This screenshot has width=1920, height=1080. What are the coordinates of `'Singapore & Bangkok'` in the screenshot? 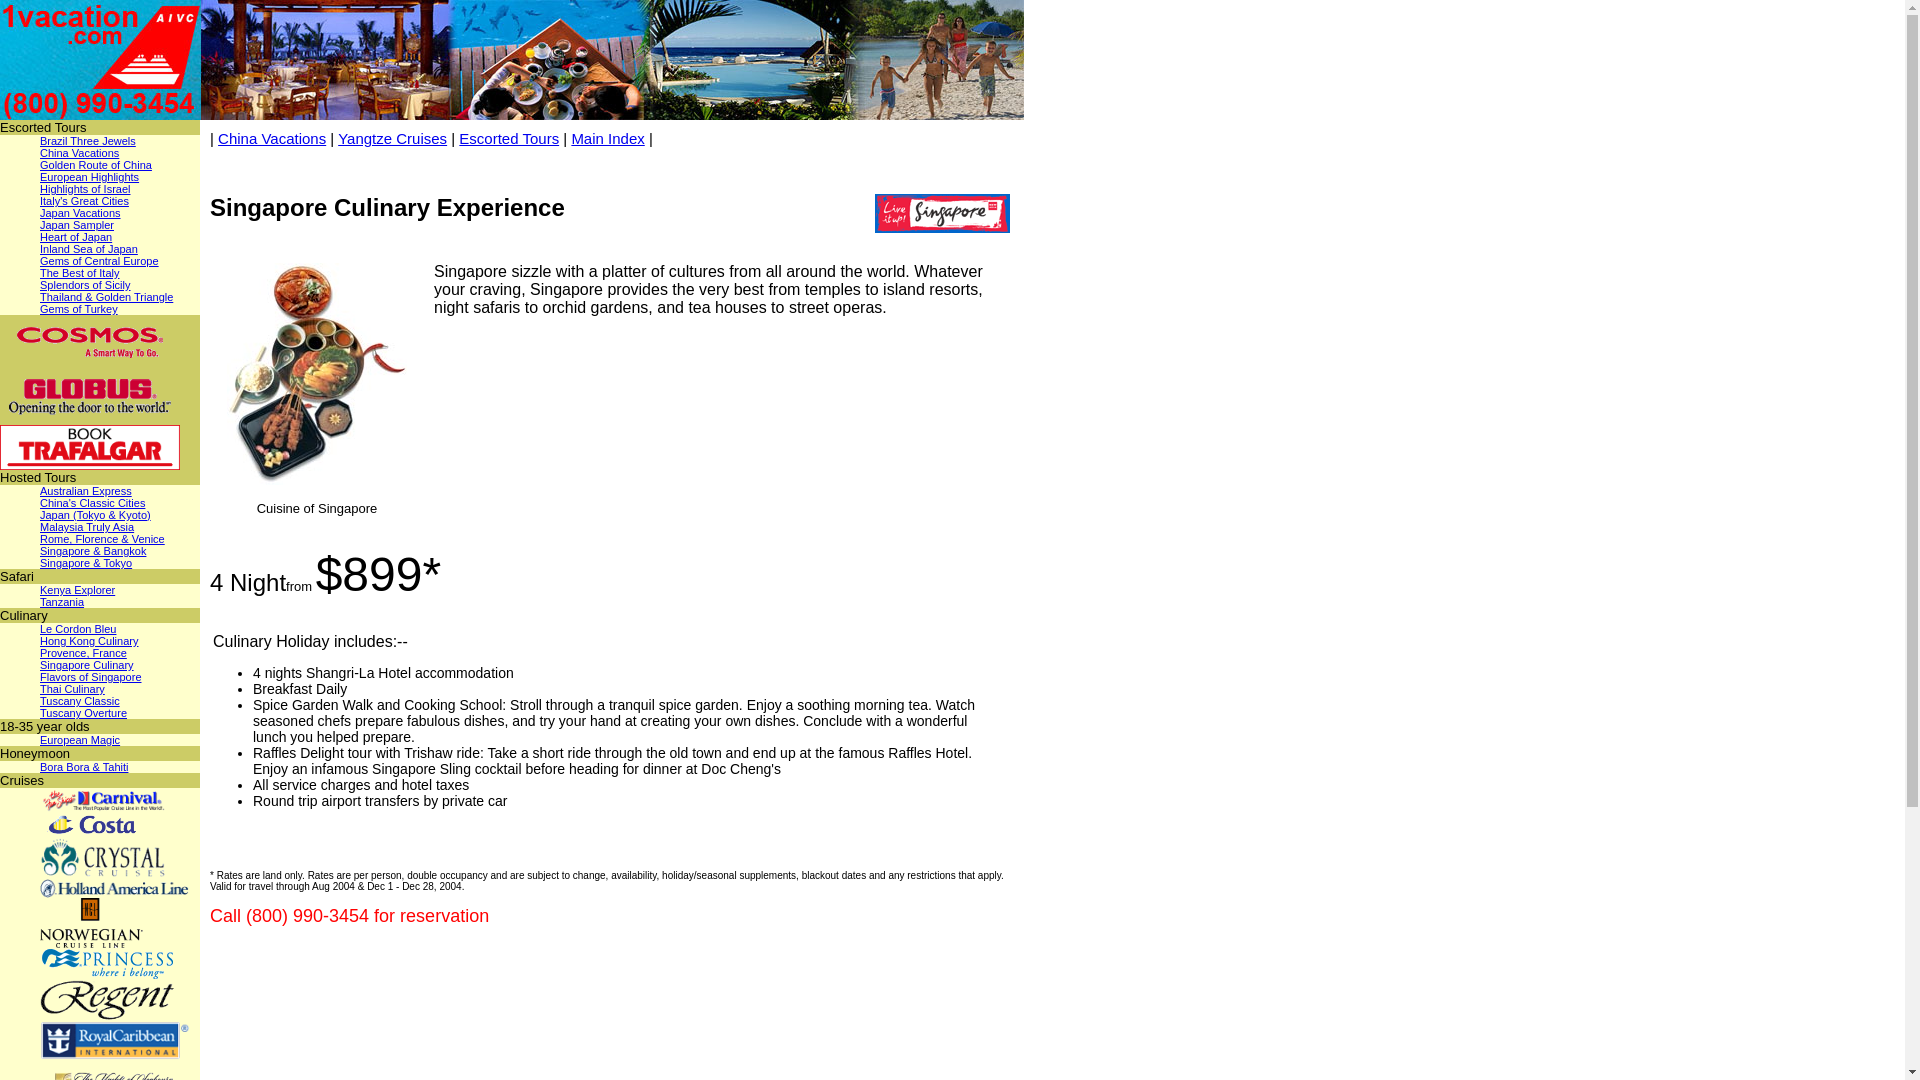 It's located at (91, 551).